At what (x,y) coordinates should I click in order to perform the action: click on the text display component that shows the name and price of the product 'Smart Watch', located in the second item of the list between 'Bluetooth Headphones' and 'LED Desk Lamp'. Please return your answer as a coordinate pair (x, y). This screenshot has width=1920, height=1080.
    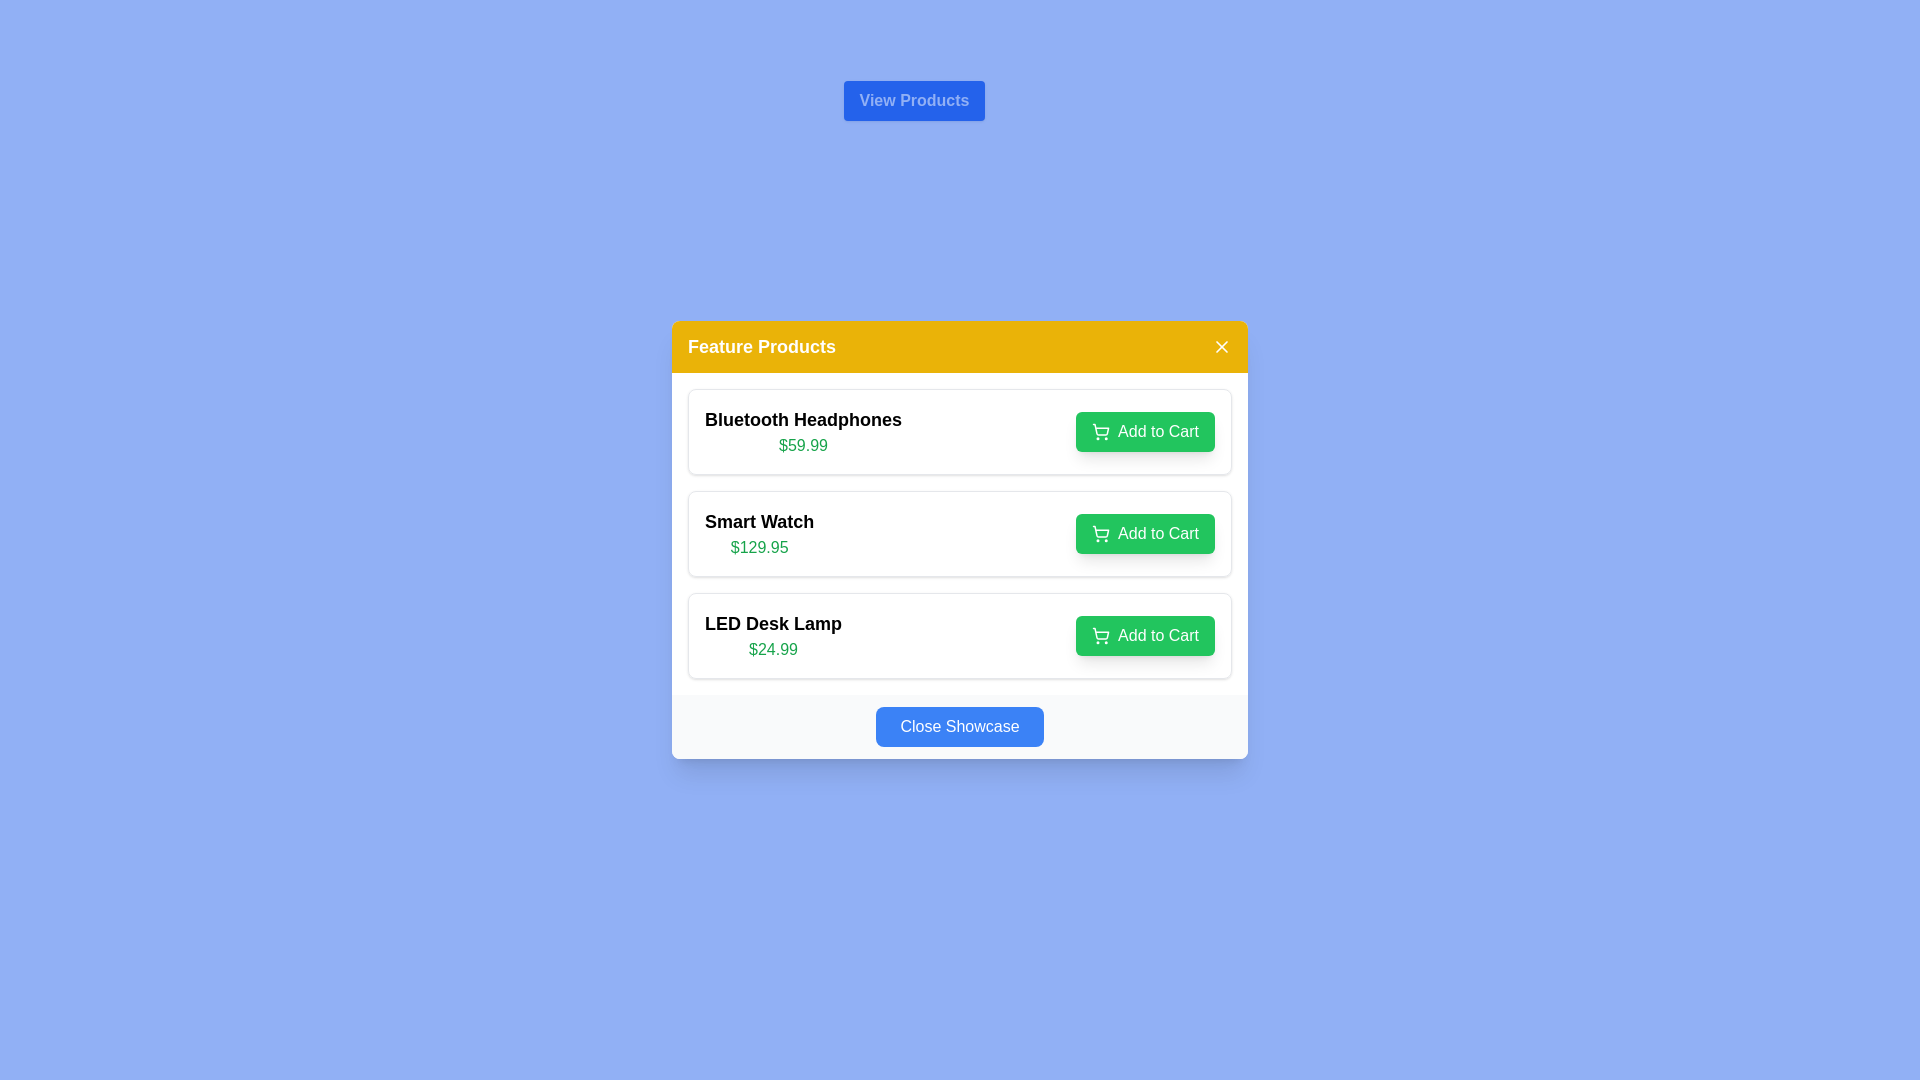
    Looking at the image, I should click on (758, 532).